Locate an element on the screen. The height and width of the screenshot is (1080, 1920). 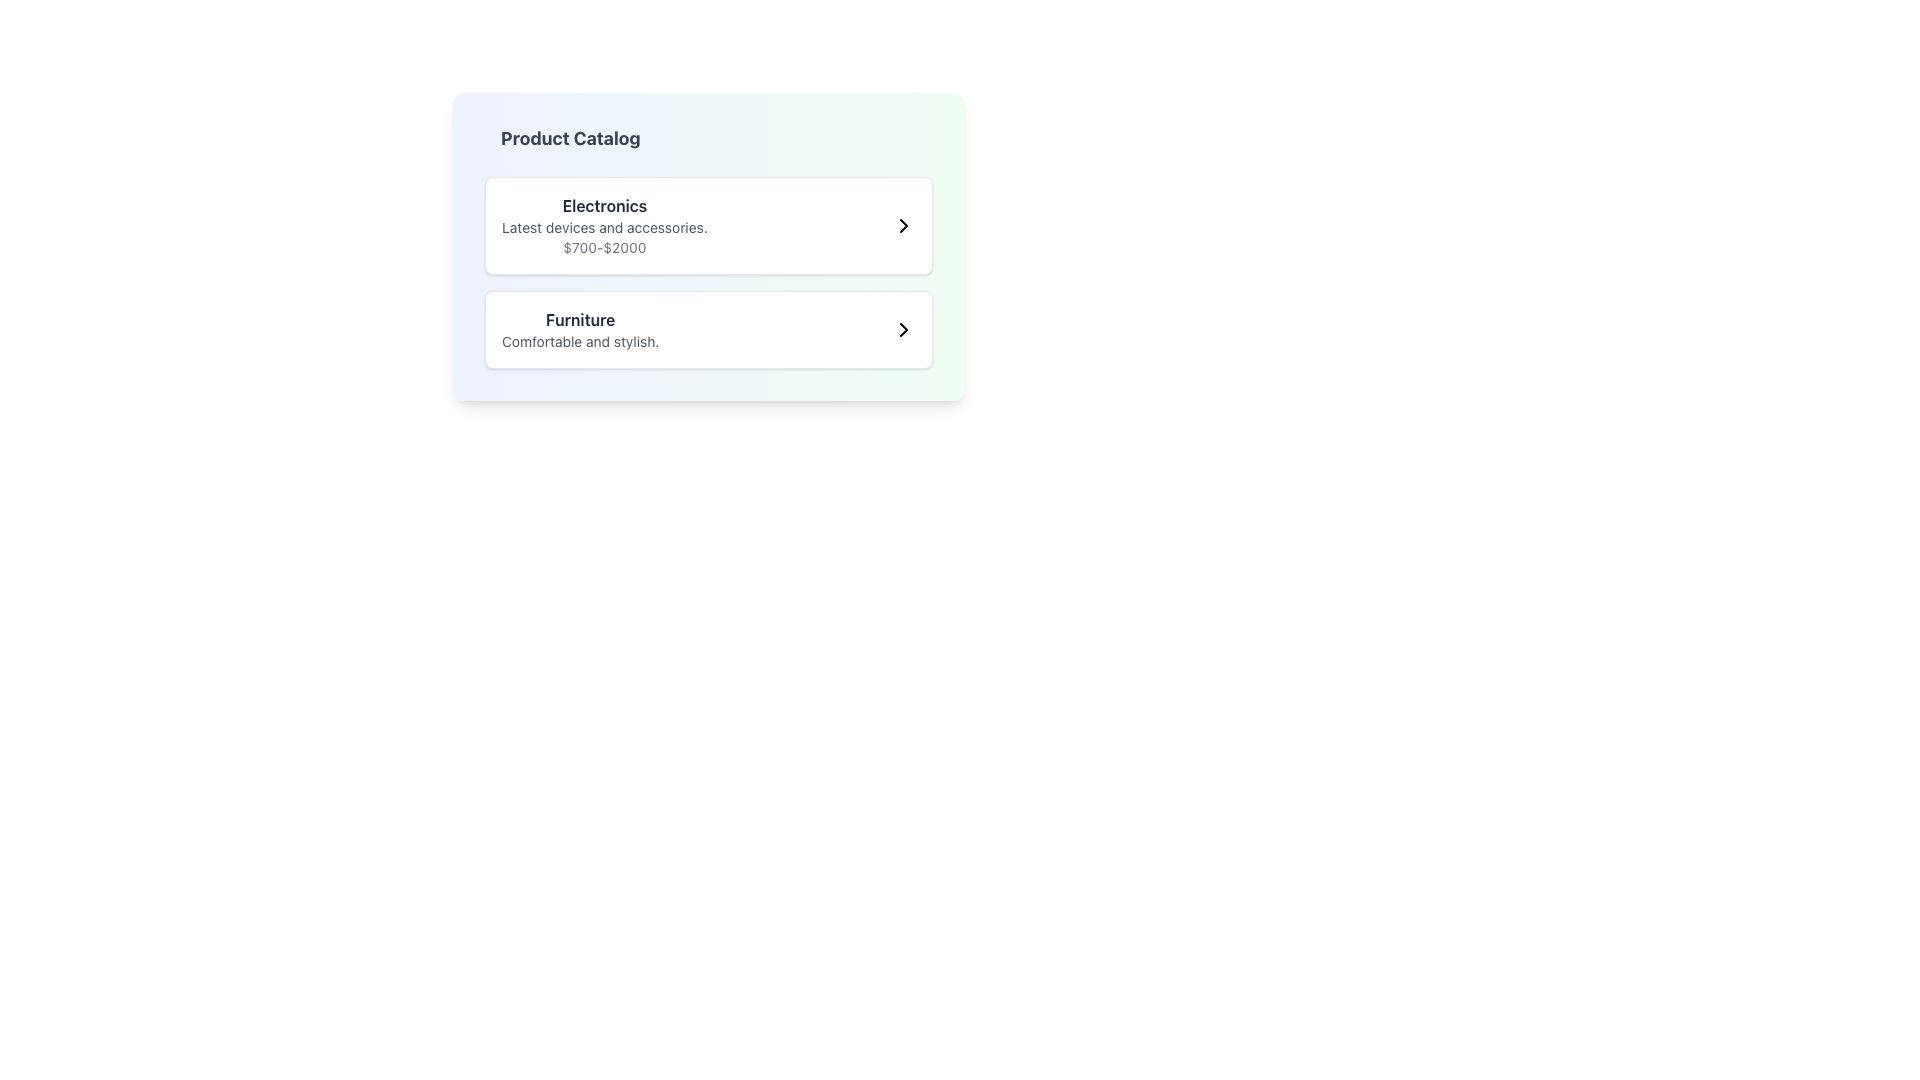
static text label that serves as the title for the electronics category, located at the top of the 'Product Catalog' section is located at coordinates (603, 205).